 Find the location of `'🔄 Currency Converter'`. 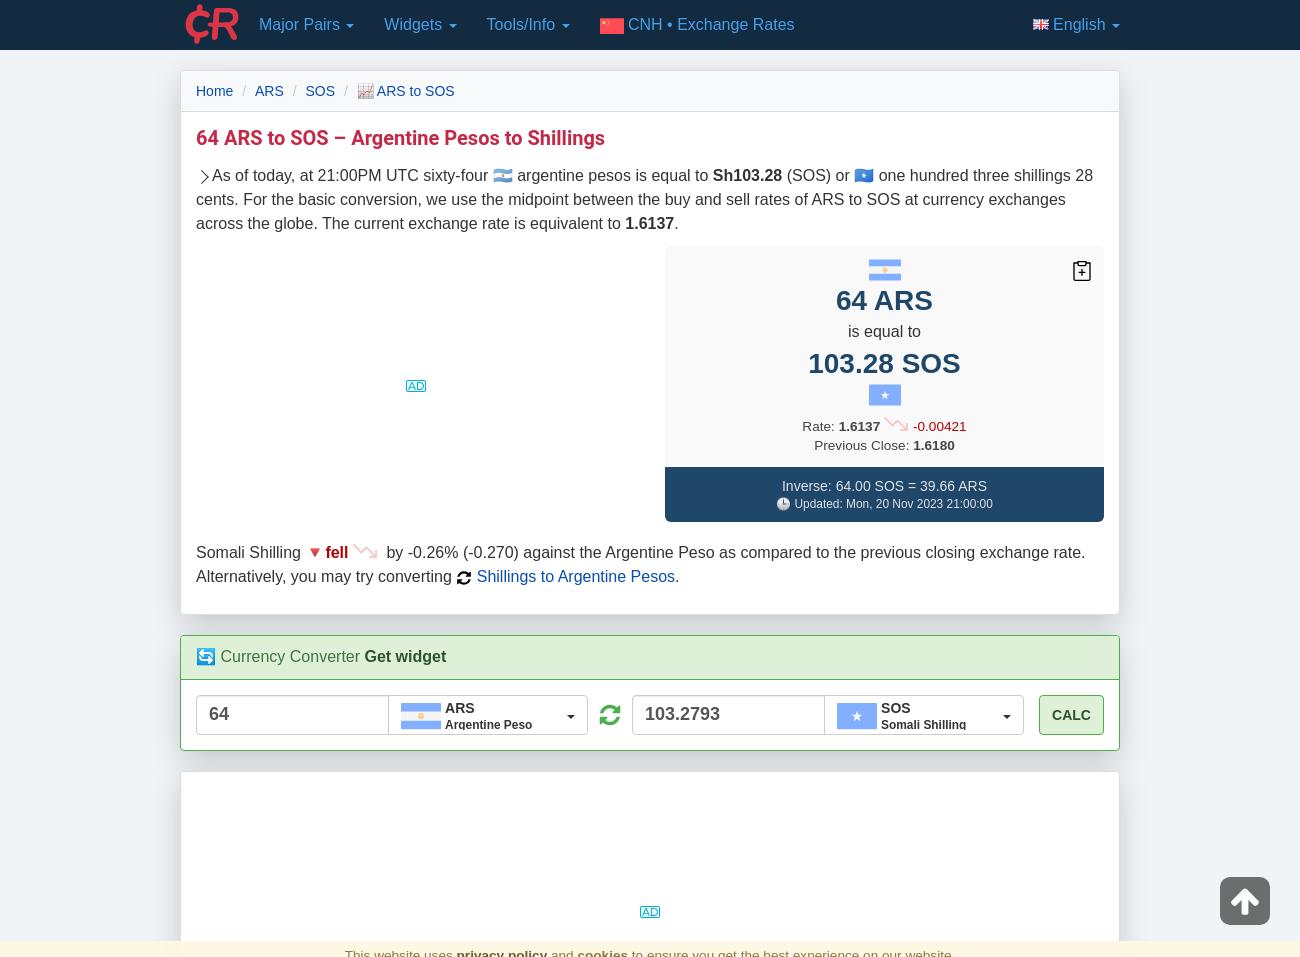

'🔄 Currency Converter' is located at coordinates (196, 655).